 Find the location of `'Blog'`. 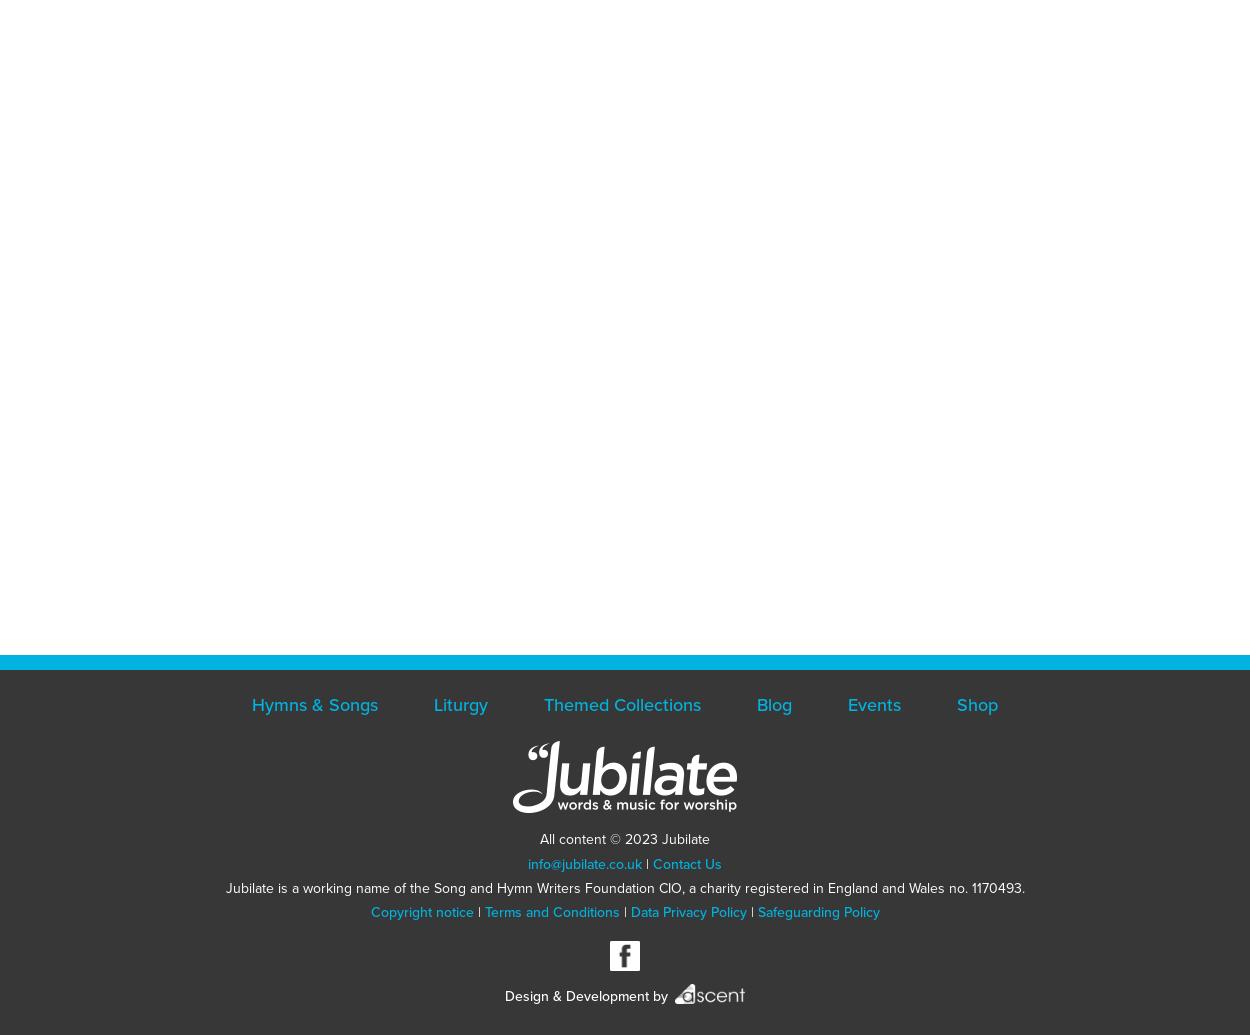

'Blog' is located at coordinates (774, 704).